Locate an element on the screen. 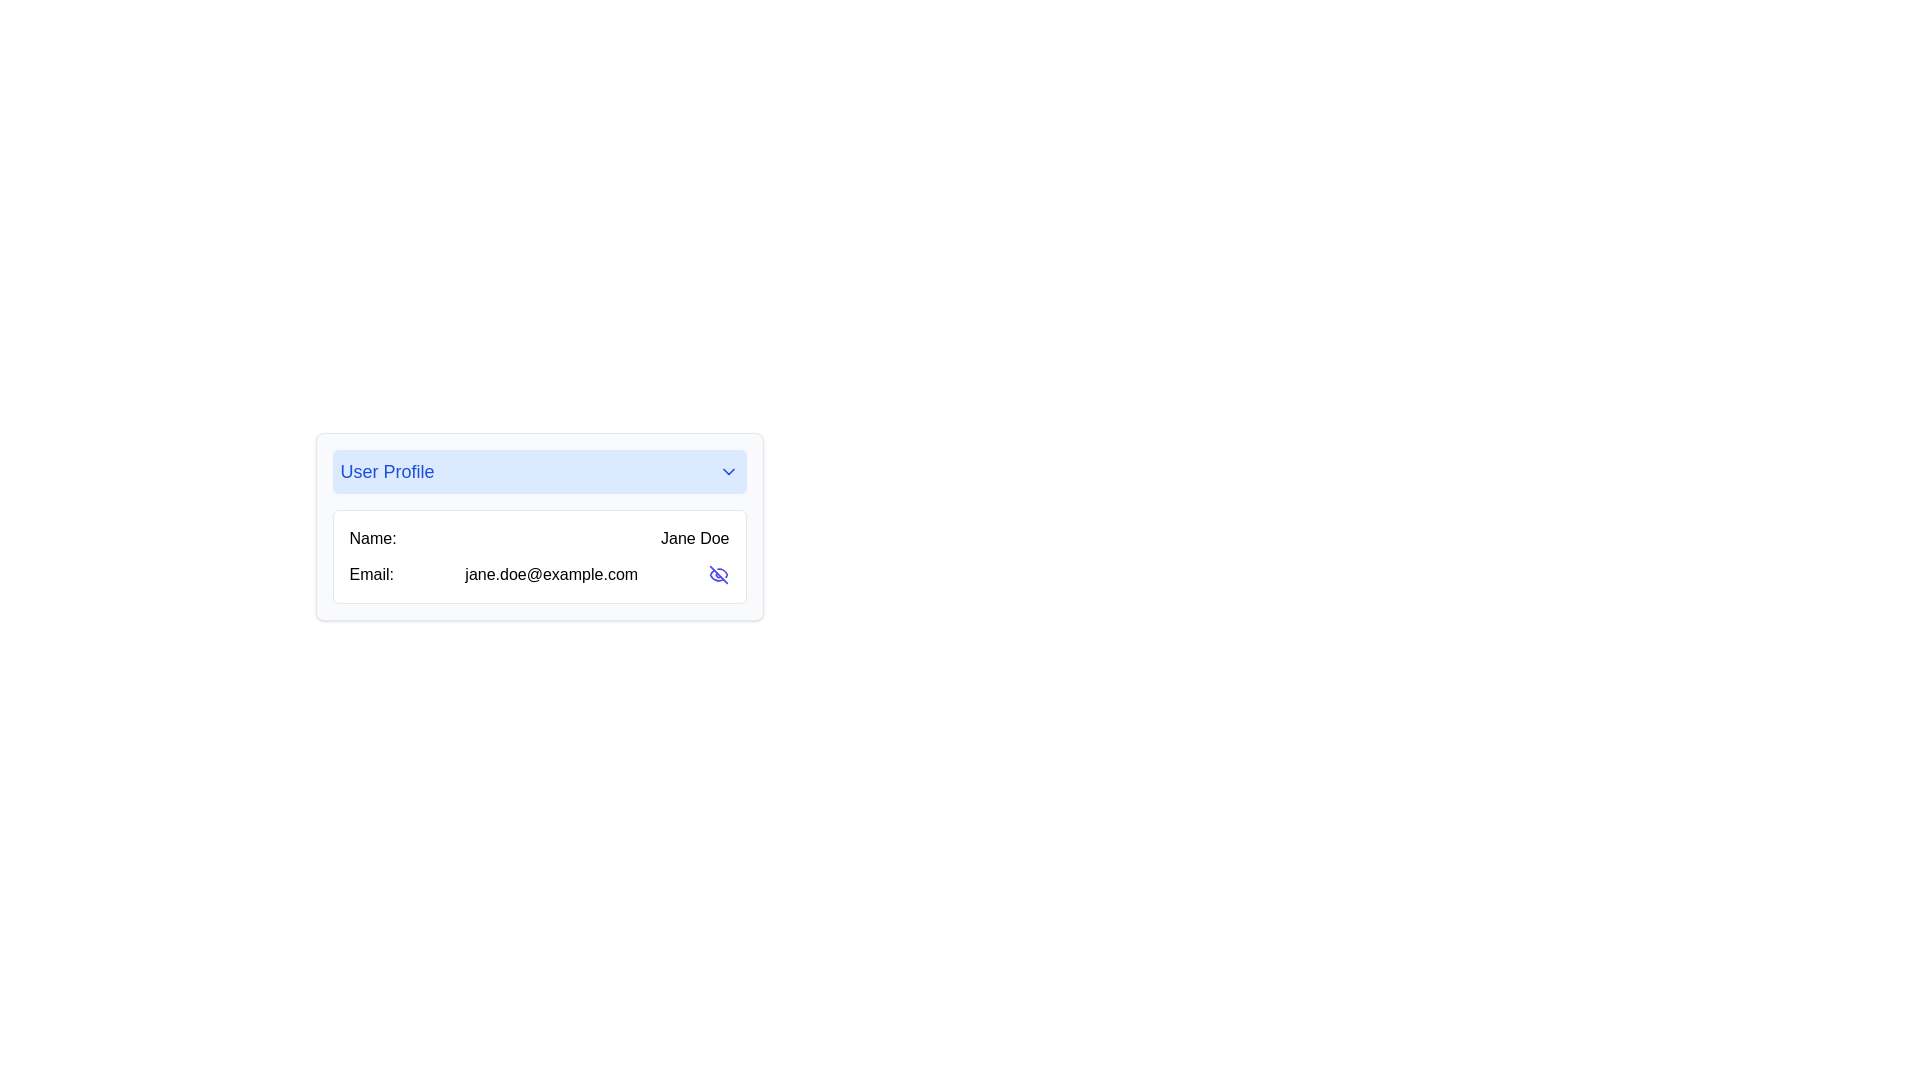 The width and height of the screenshot is (1920, 1080). the user's email address text label, which is located next to the 'Email:' label in the user profile card, beneath the 'Name' row is located at coordinates (551, 574).